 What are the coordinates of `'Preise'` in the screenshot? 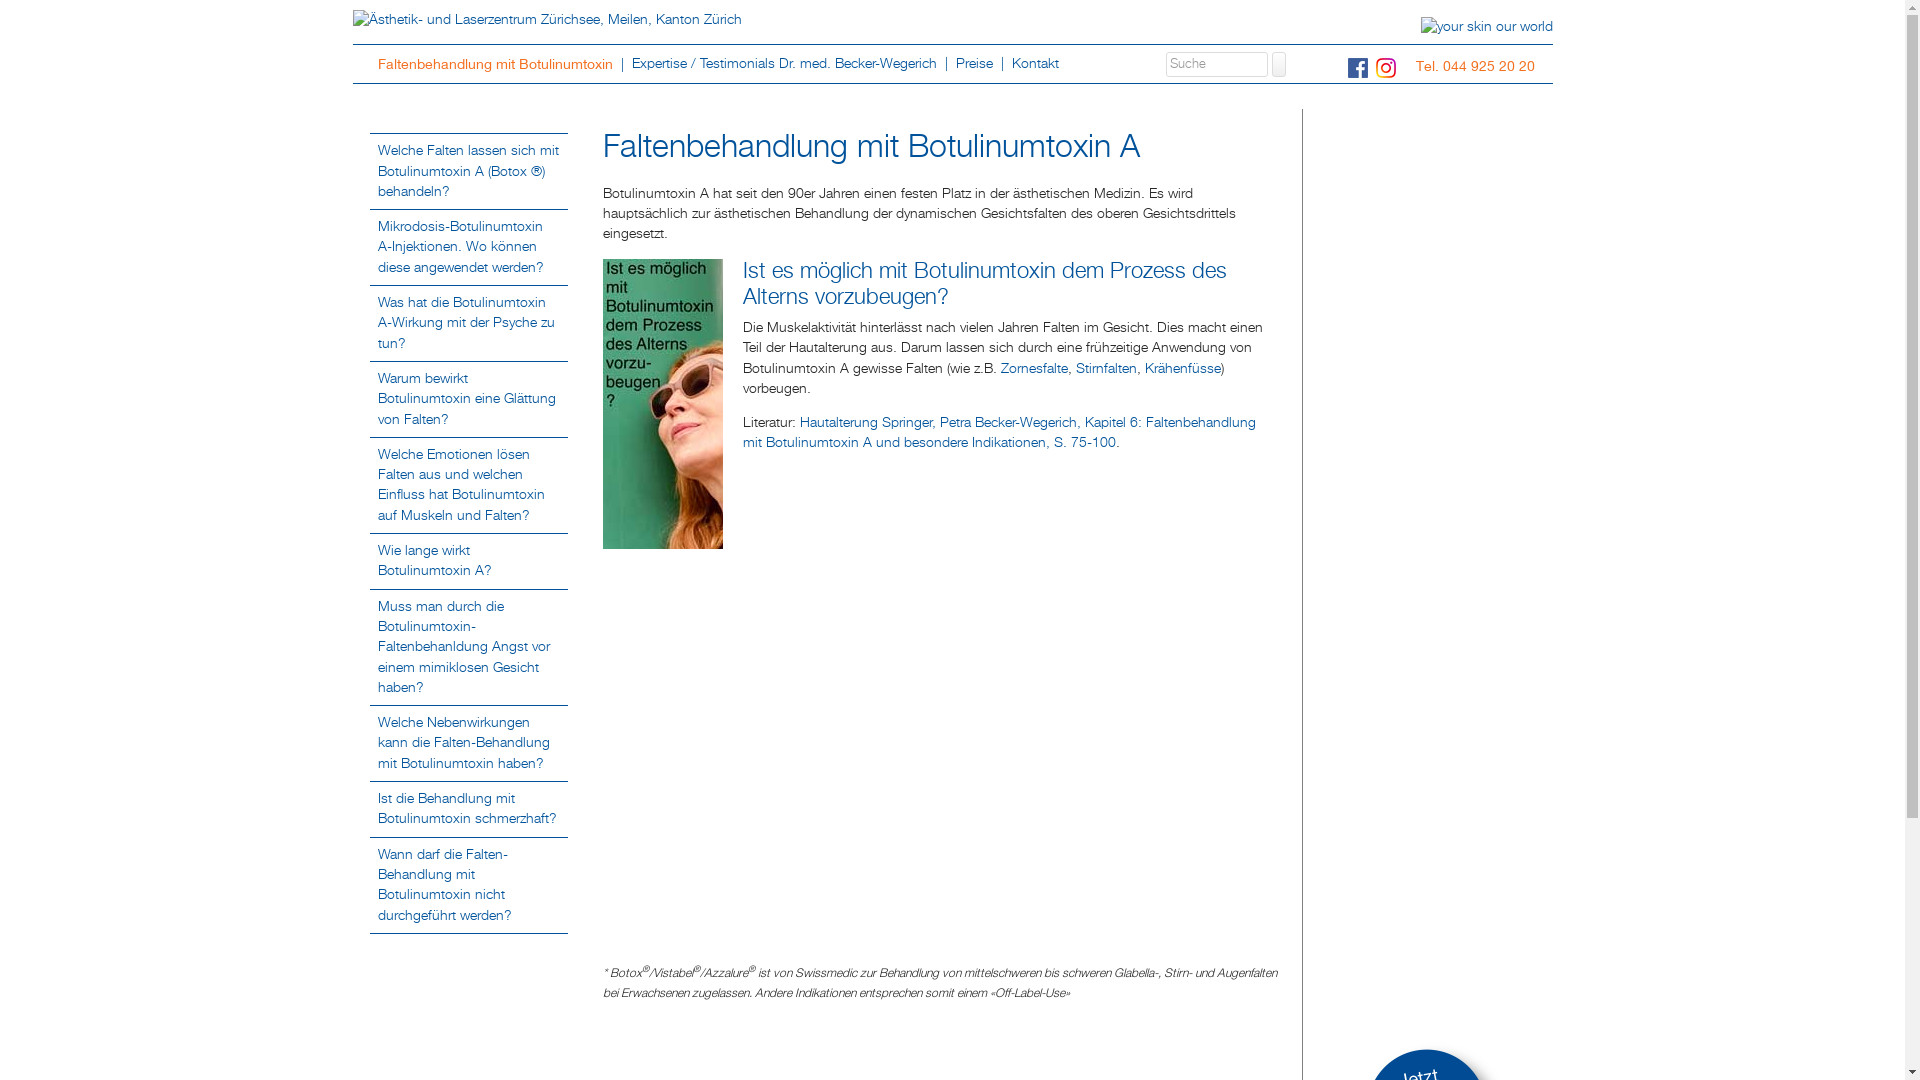 It's located at (947, 62).